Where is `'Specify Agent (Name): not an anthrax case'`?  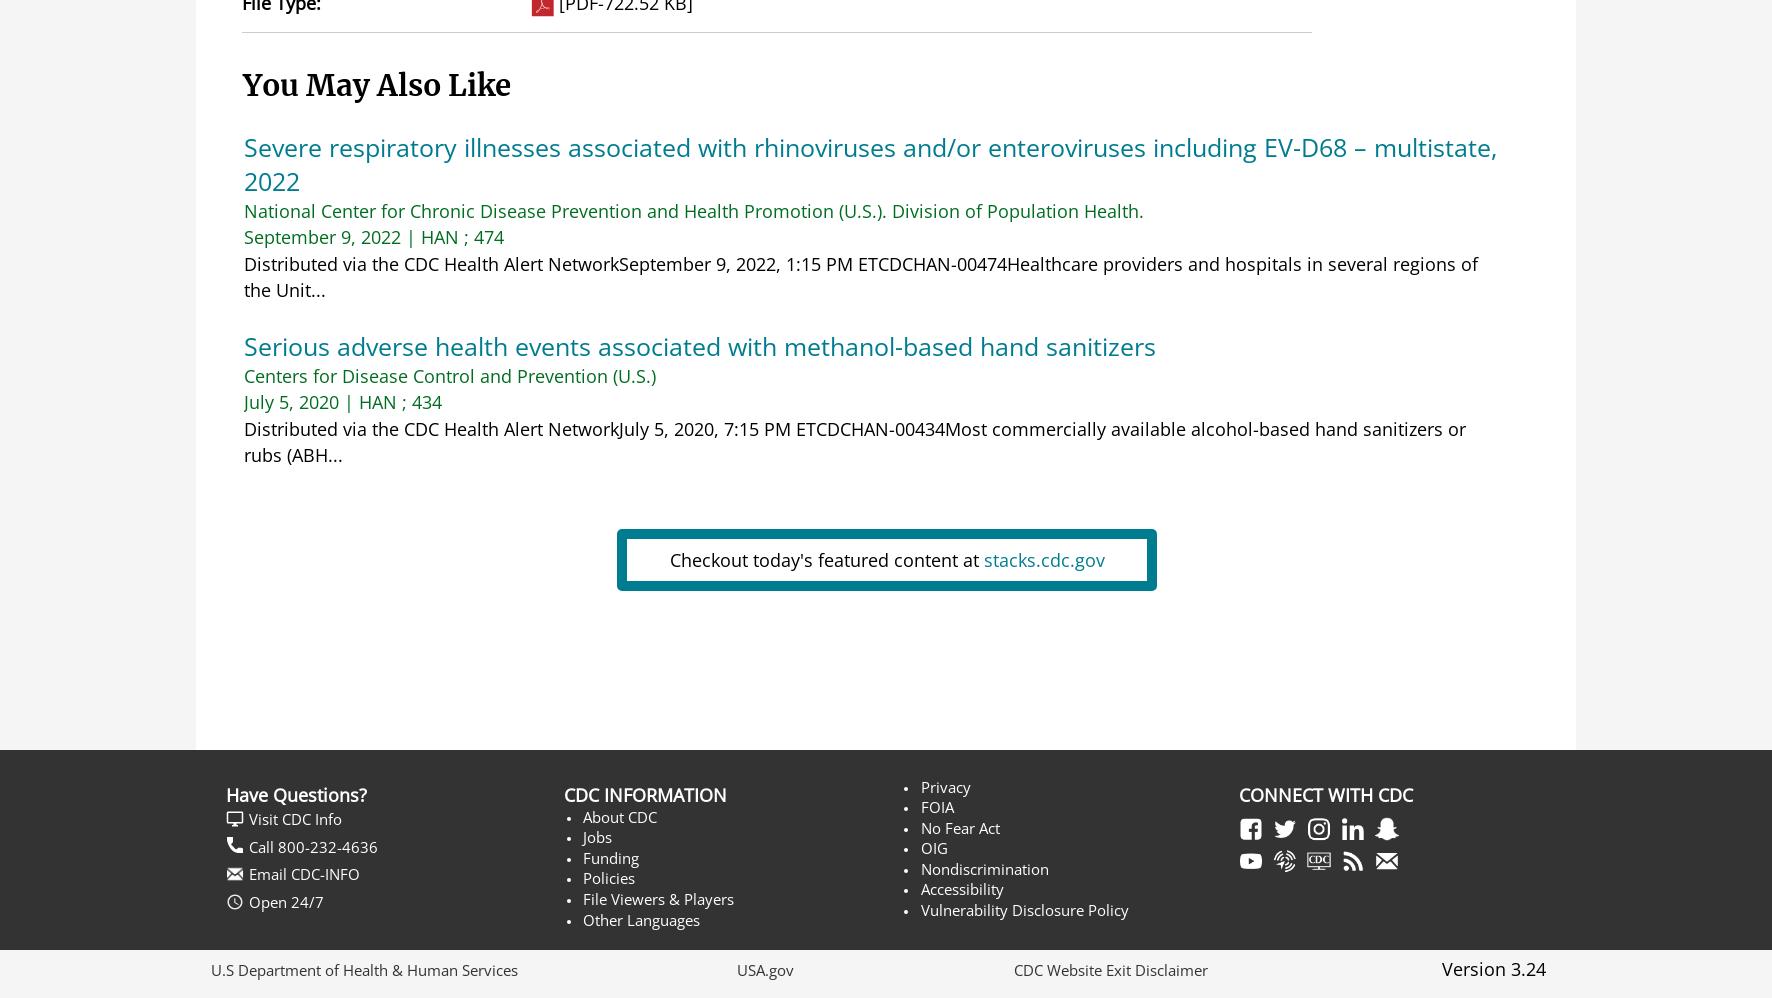
'Specify Agent (Name): not an anthrax case' is located at coordinates (706, 549).